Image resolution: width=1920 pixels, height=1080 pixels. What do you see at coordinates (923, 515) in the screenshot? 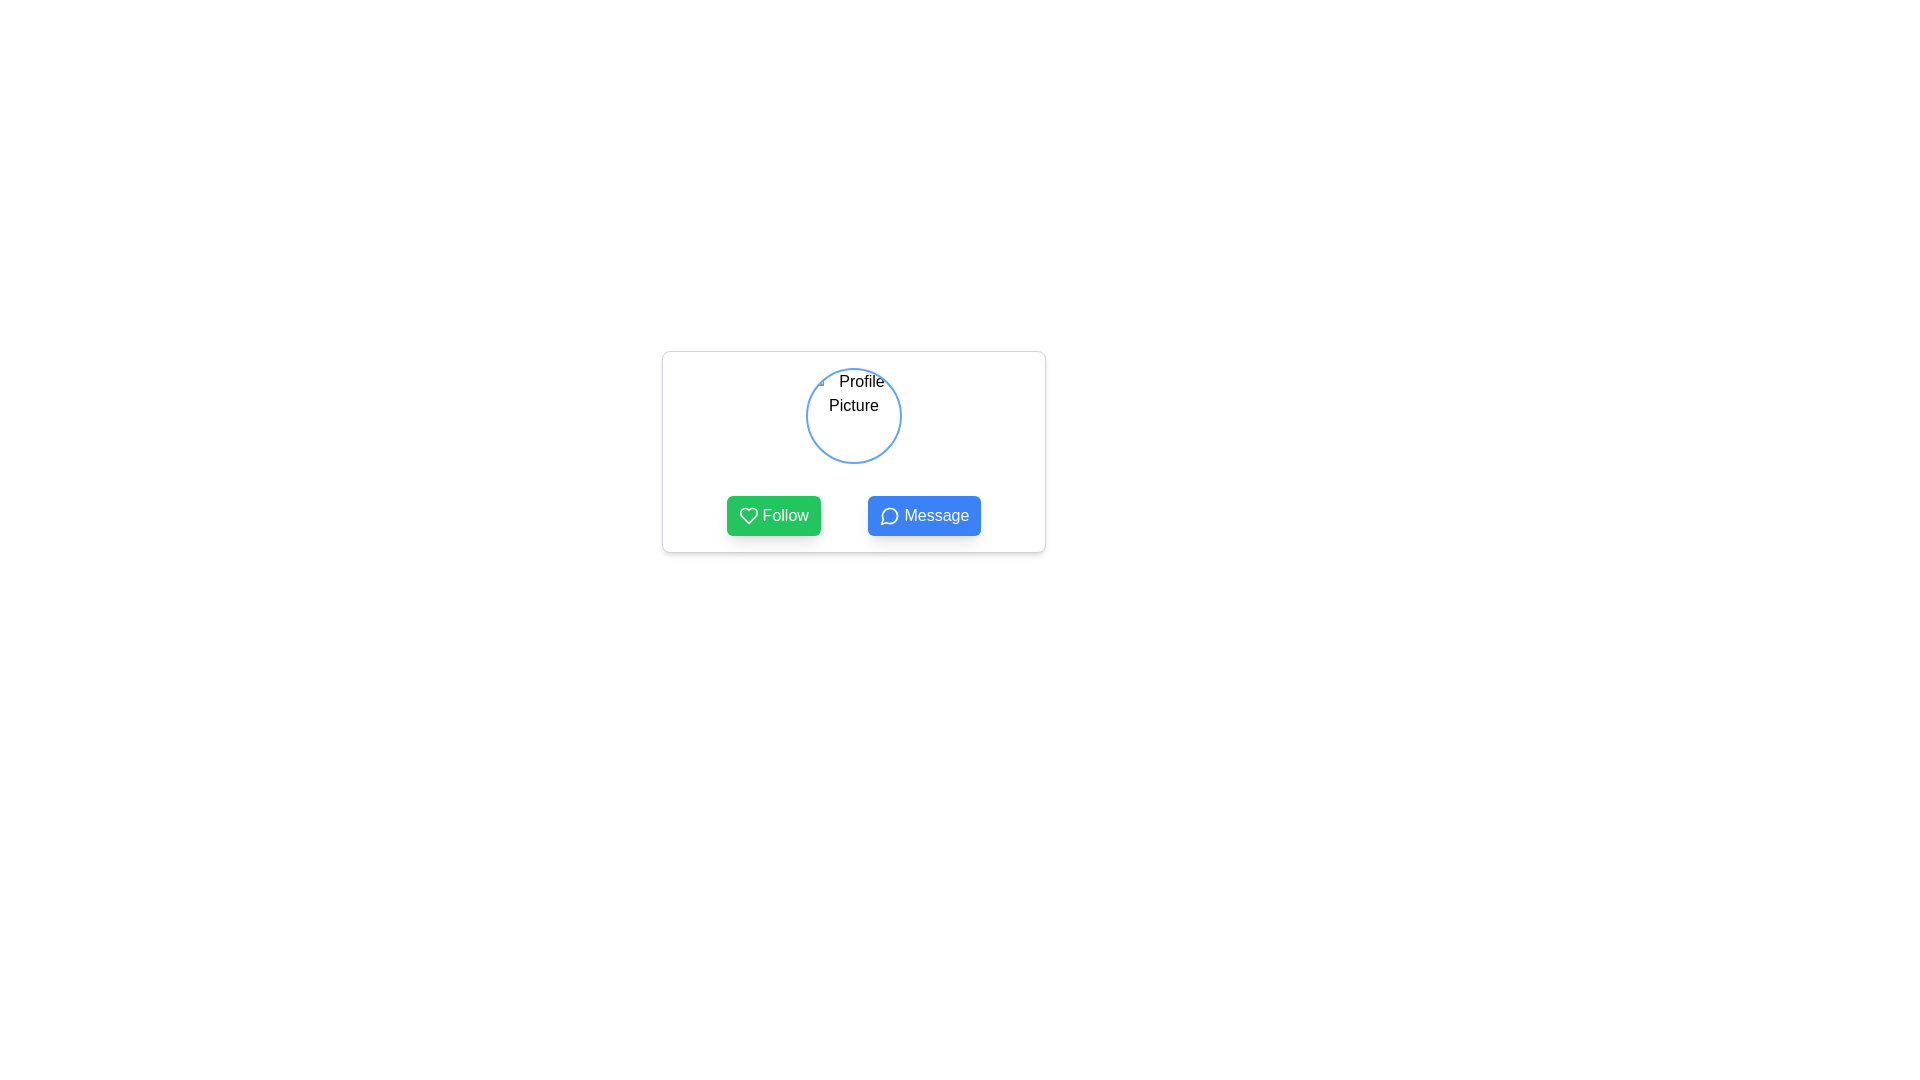
I see `the blue 'Message' button with a white chat bubble icon` at bounding box center [923, 515].